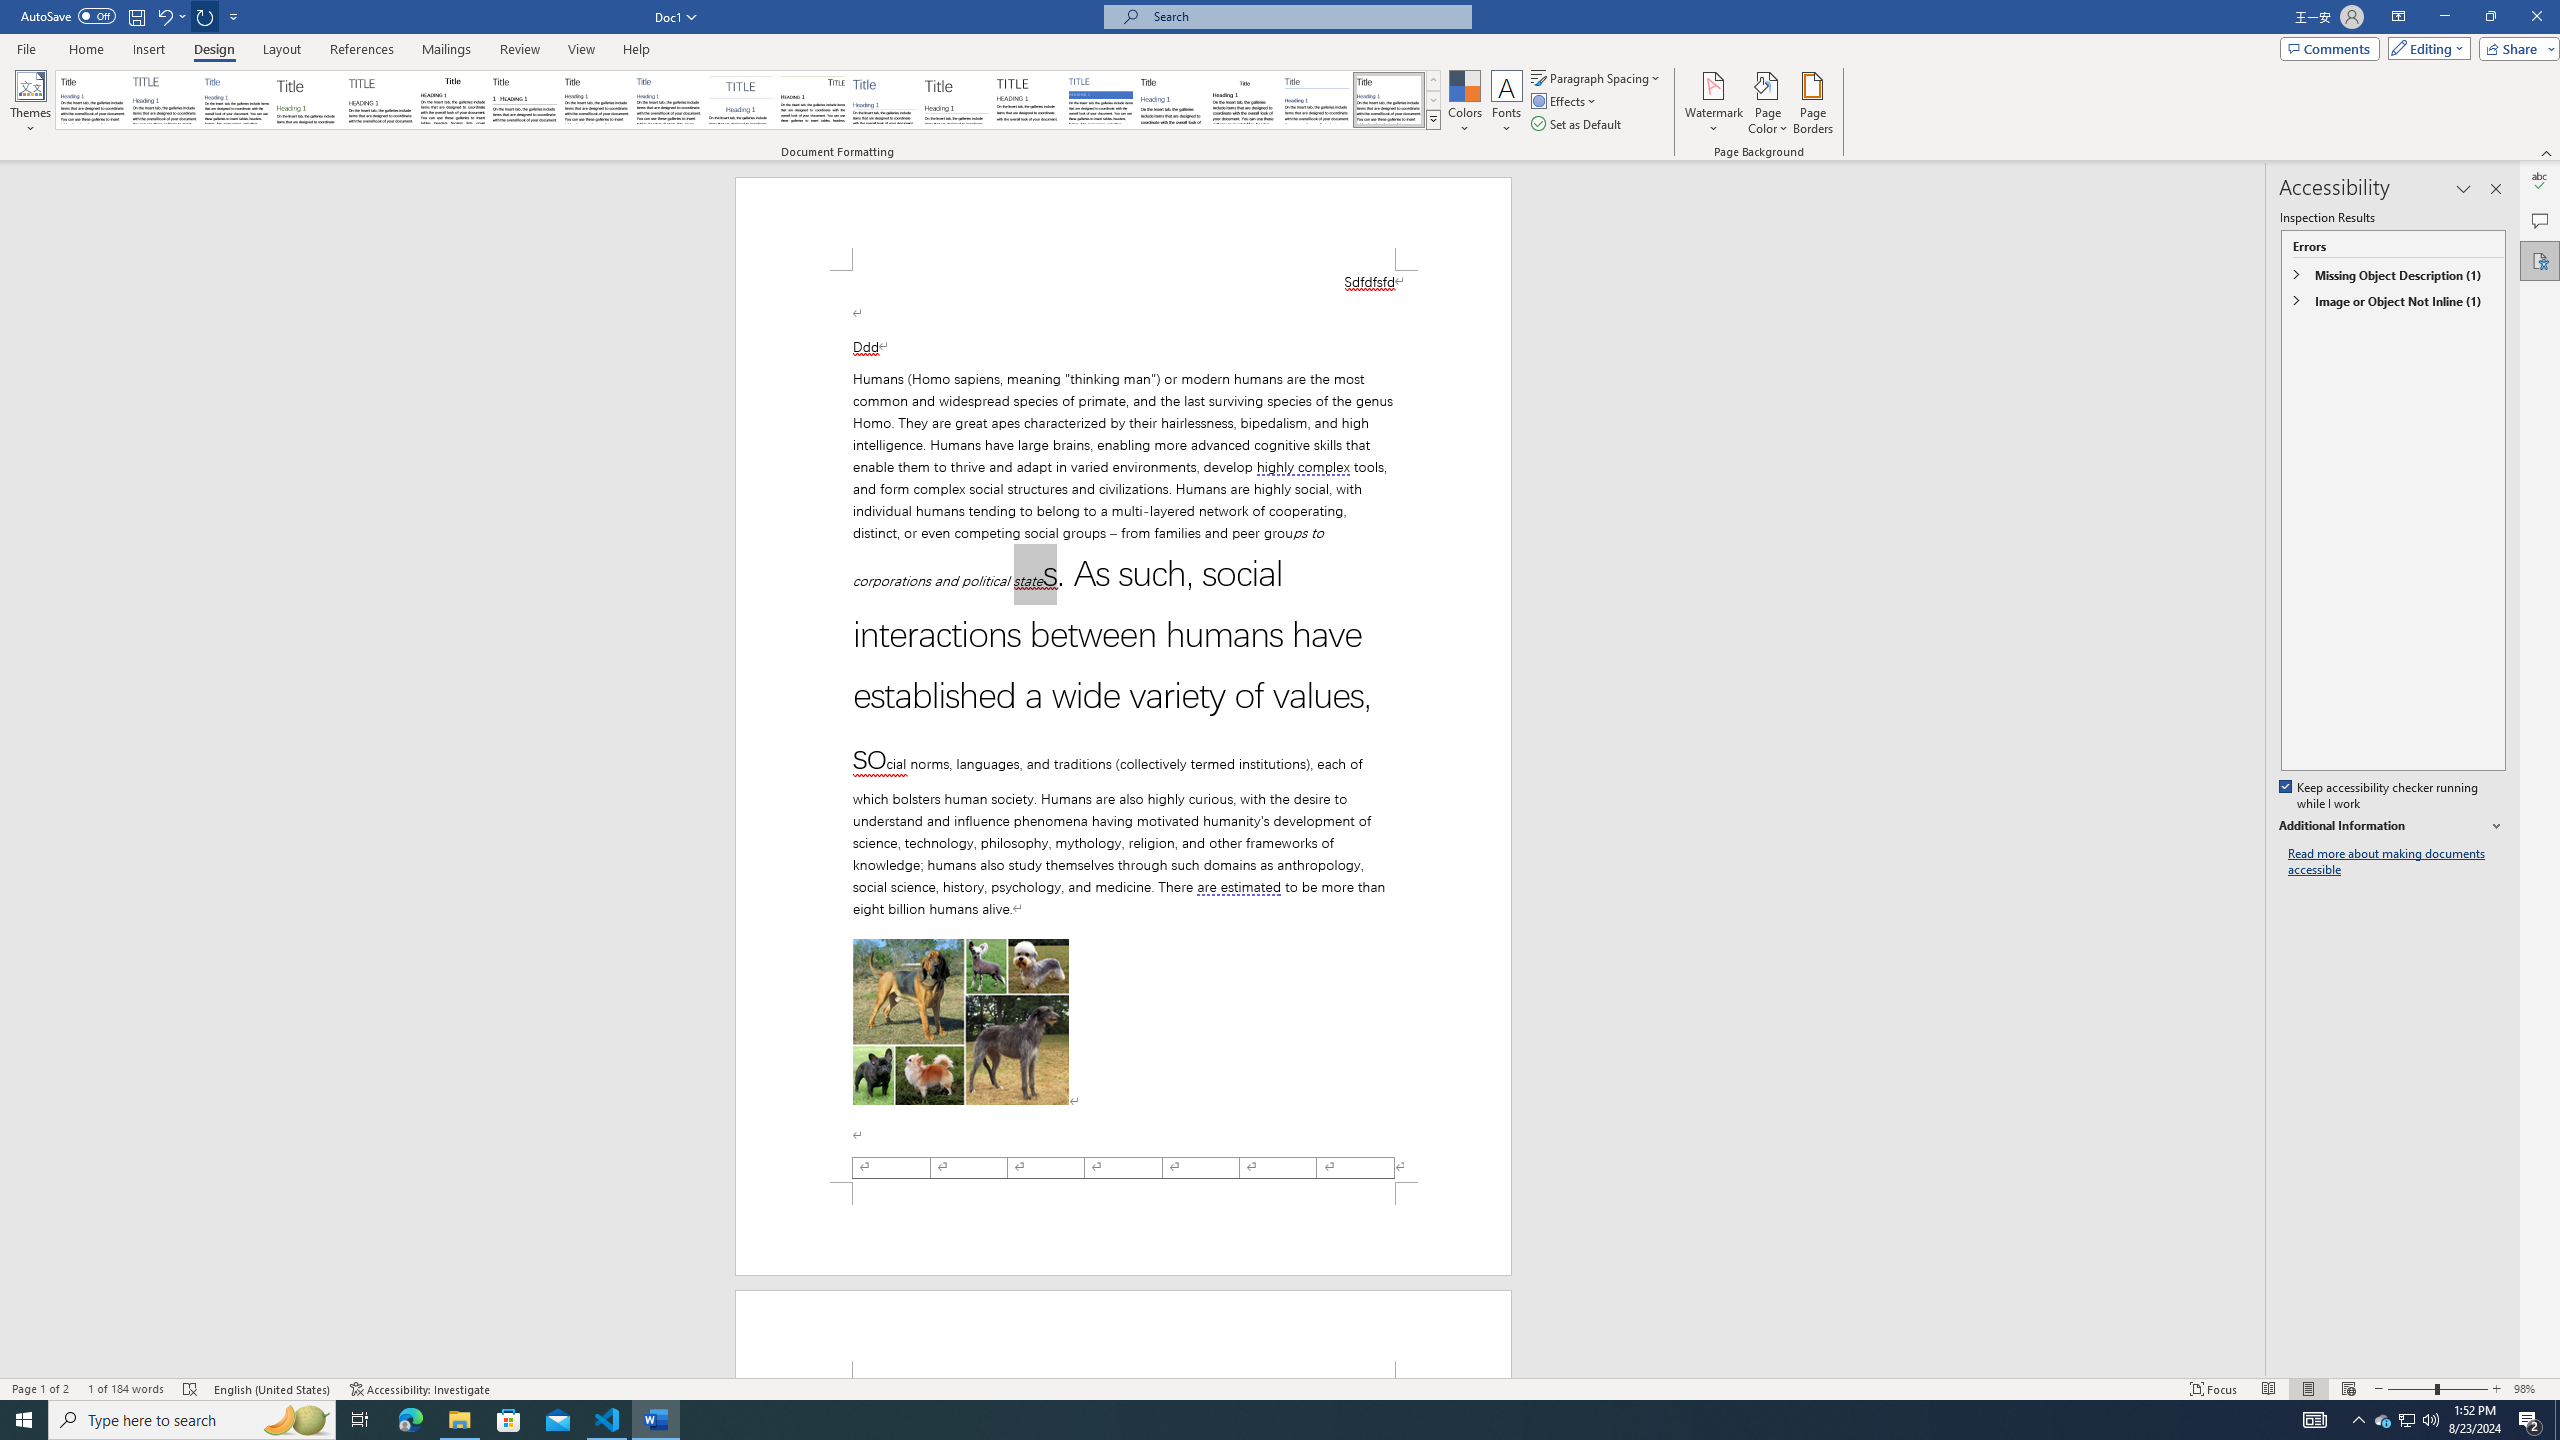  Describe the element at coordinates (1813, 103) in the screenshot. I see `'Page Borders...'` at that location.